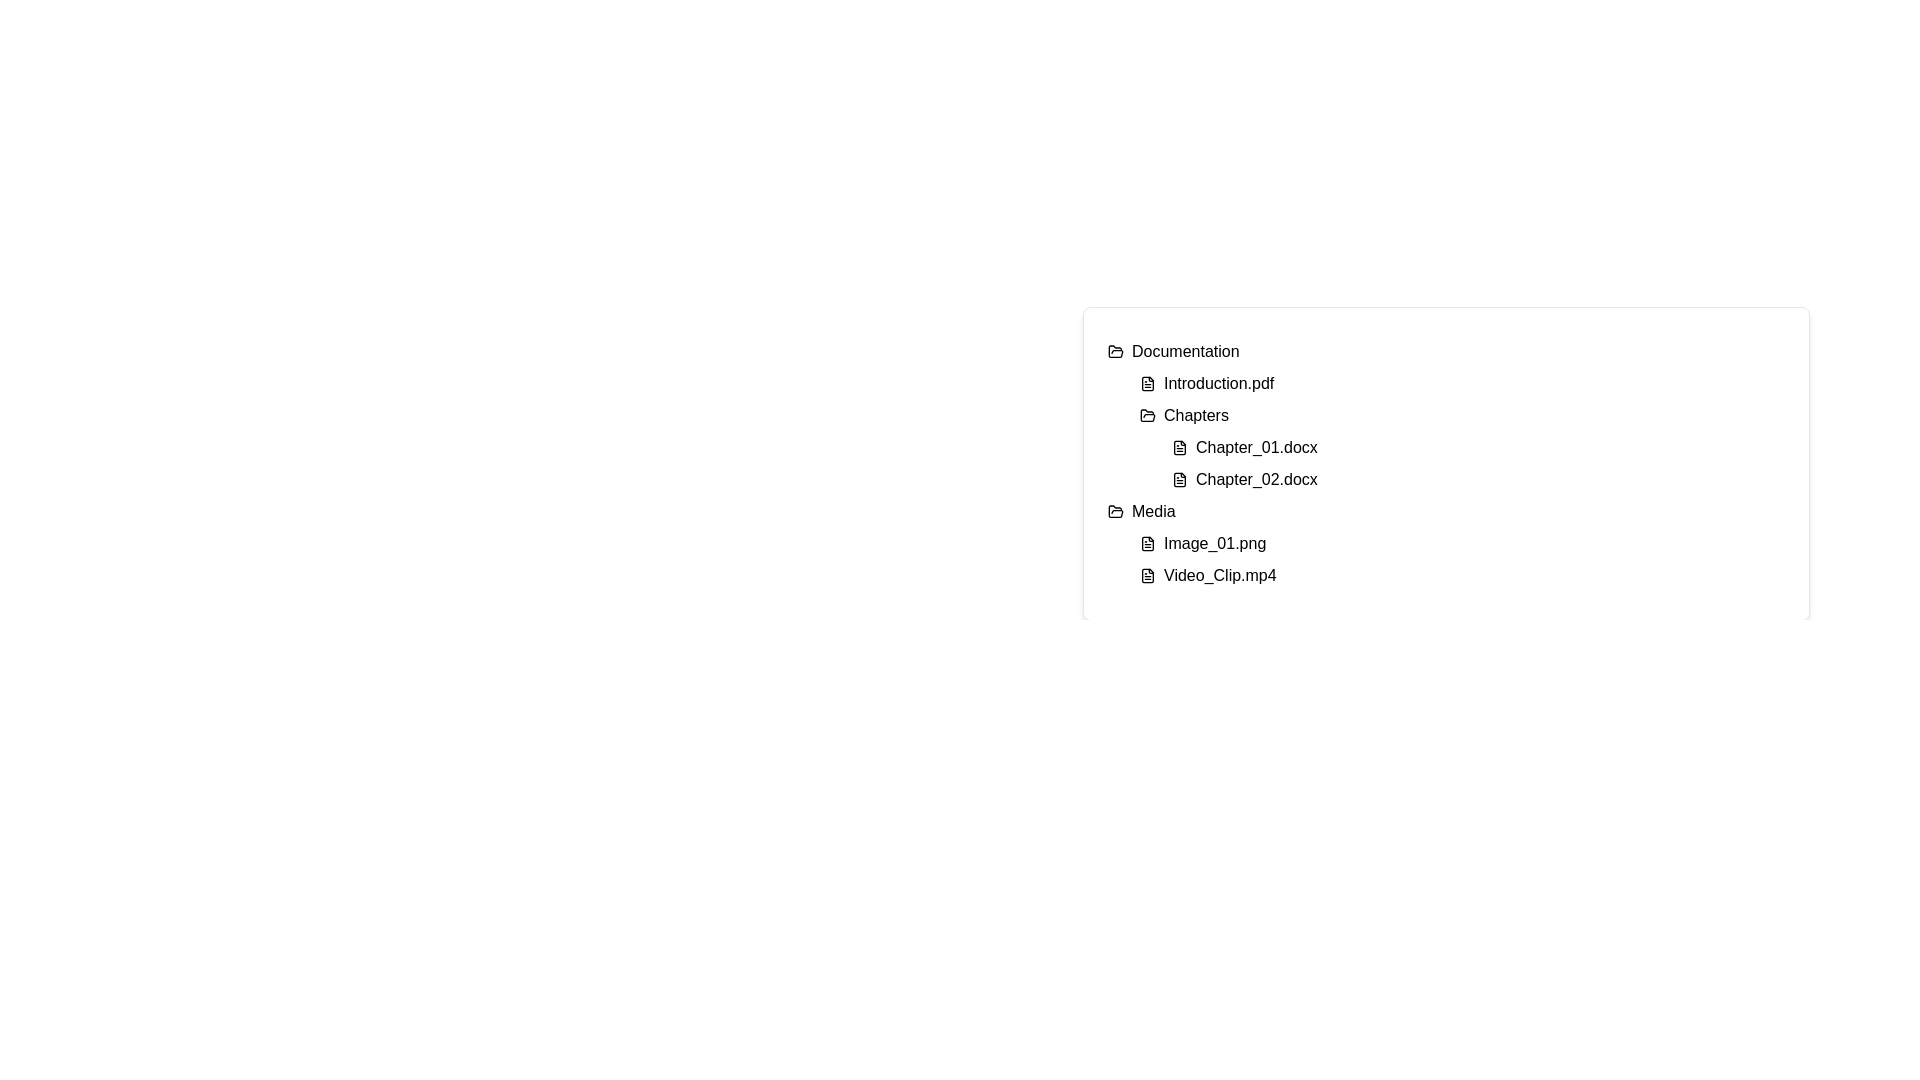 The height and width of the screenshot is (1080, 1920). Describe the element at coordinates (1462, 431) in the screenshot. I see `to select the item in the hierarchical file browser list that includes entries like 'Introduction.pdf' and subfolder 'Chapters'` at that location.